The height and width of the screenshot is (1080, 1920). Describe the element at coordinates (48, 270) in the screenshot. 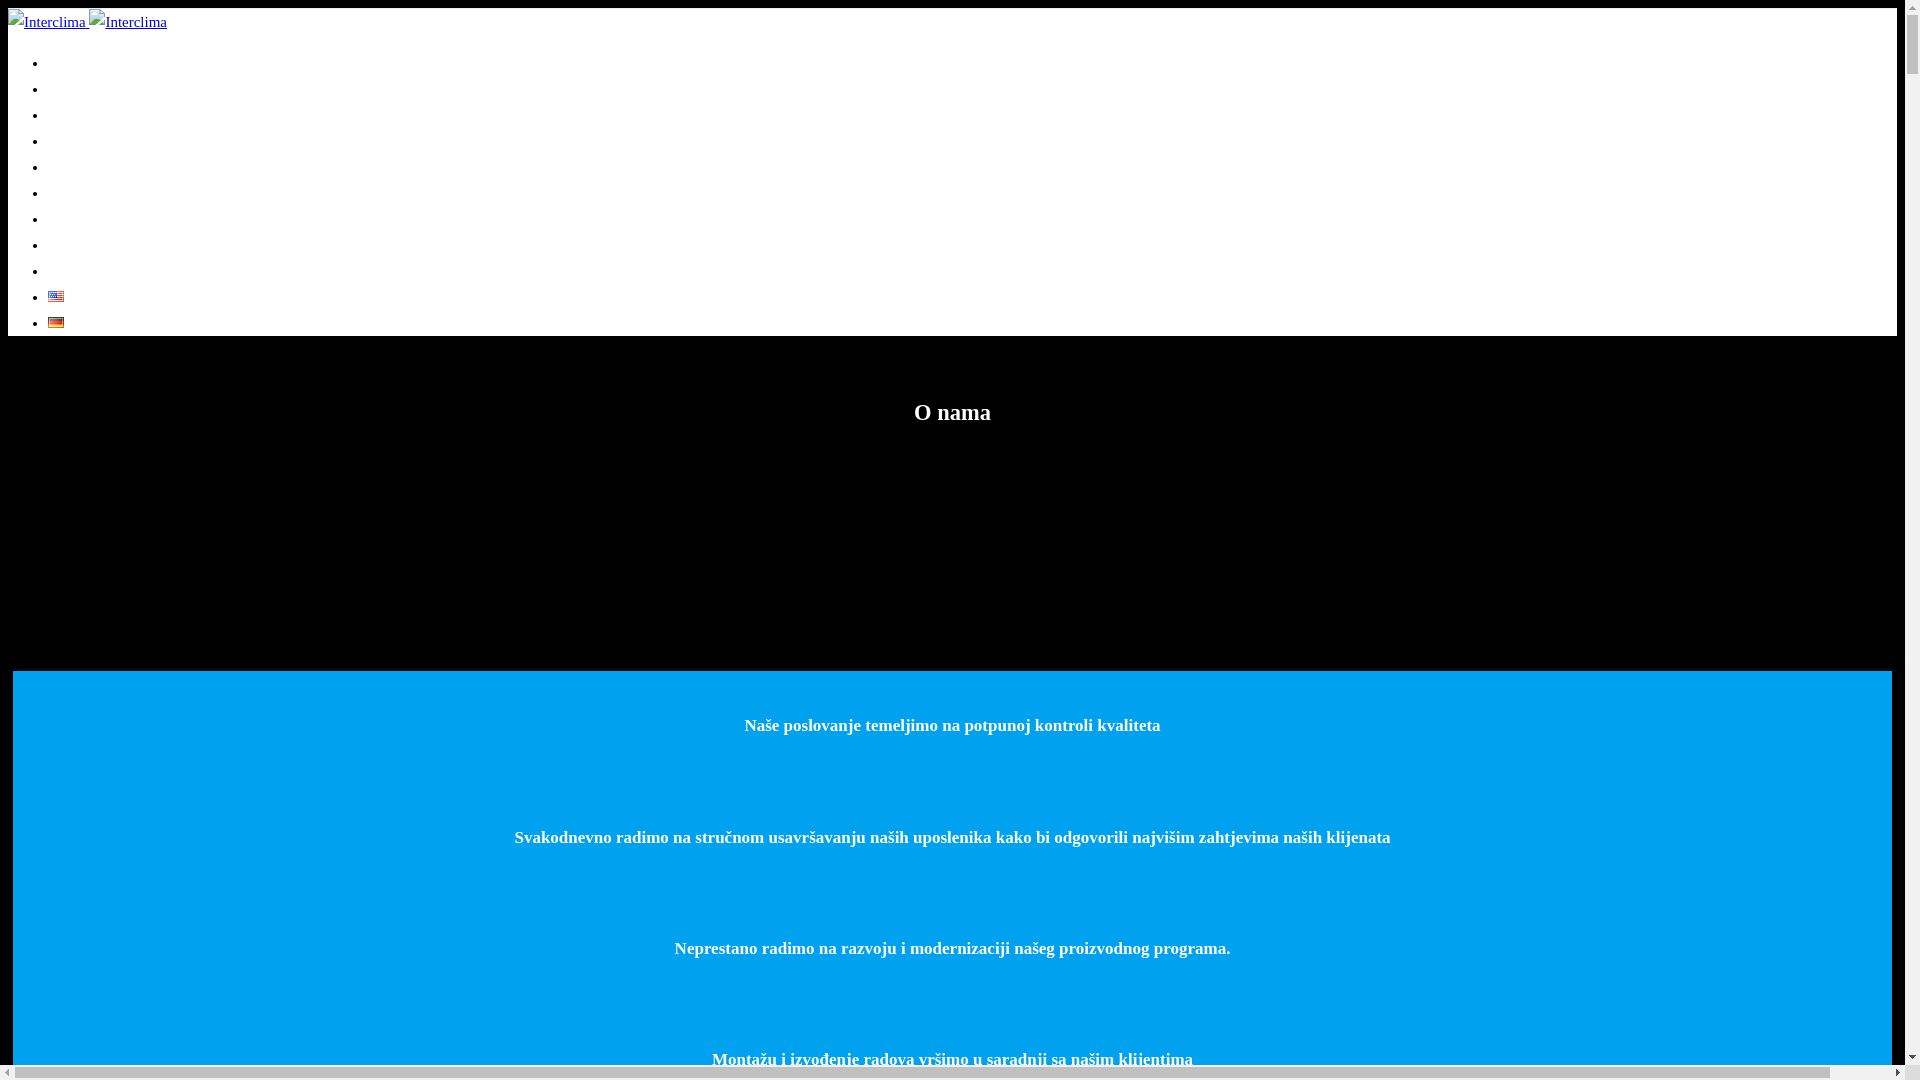

I see `'Kontakt'` at that location.